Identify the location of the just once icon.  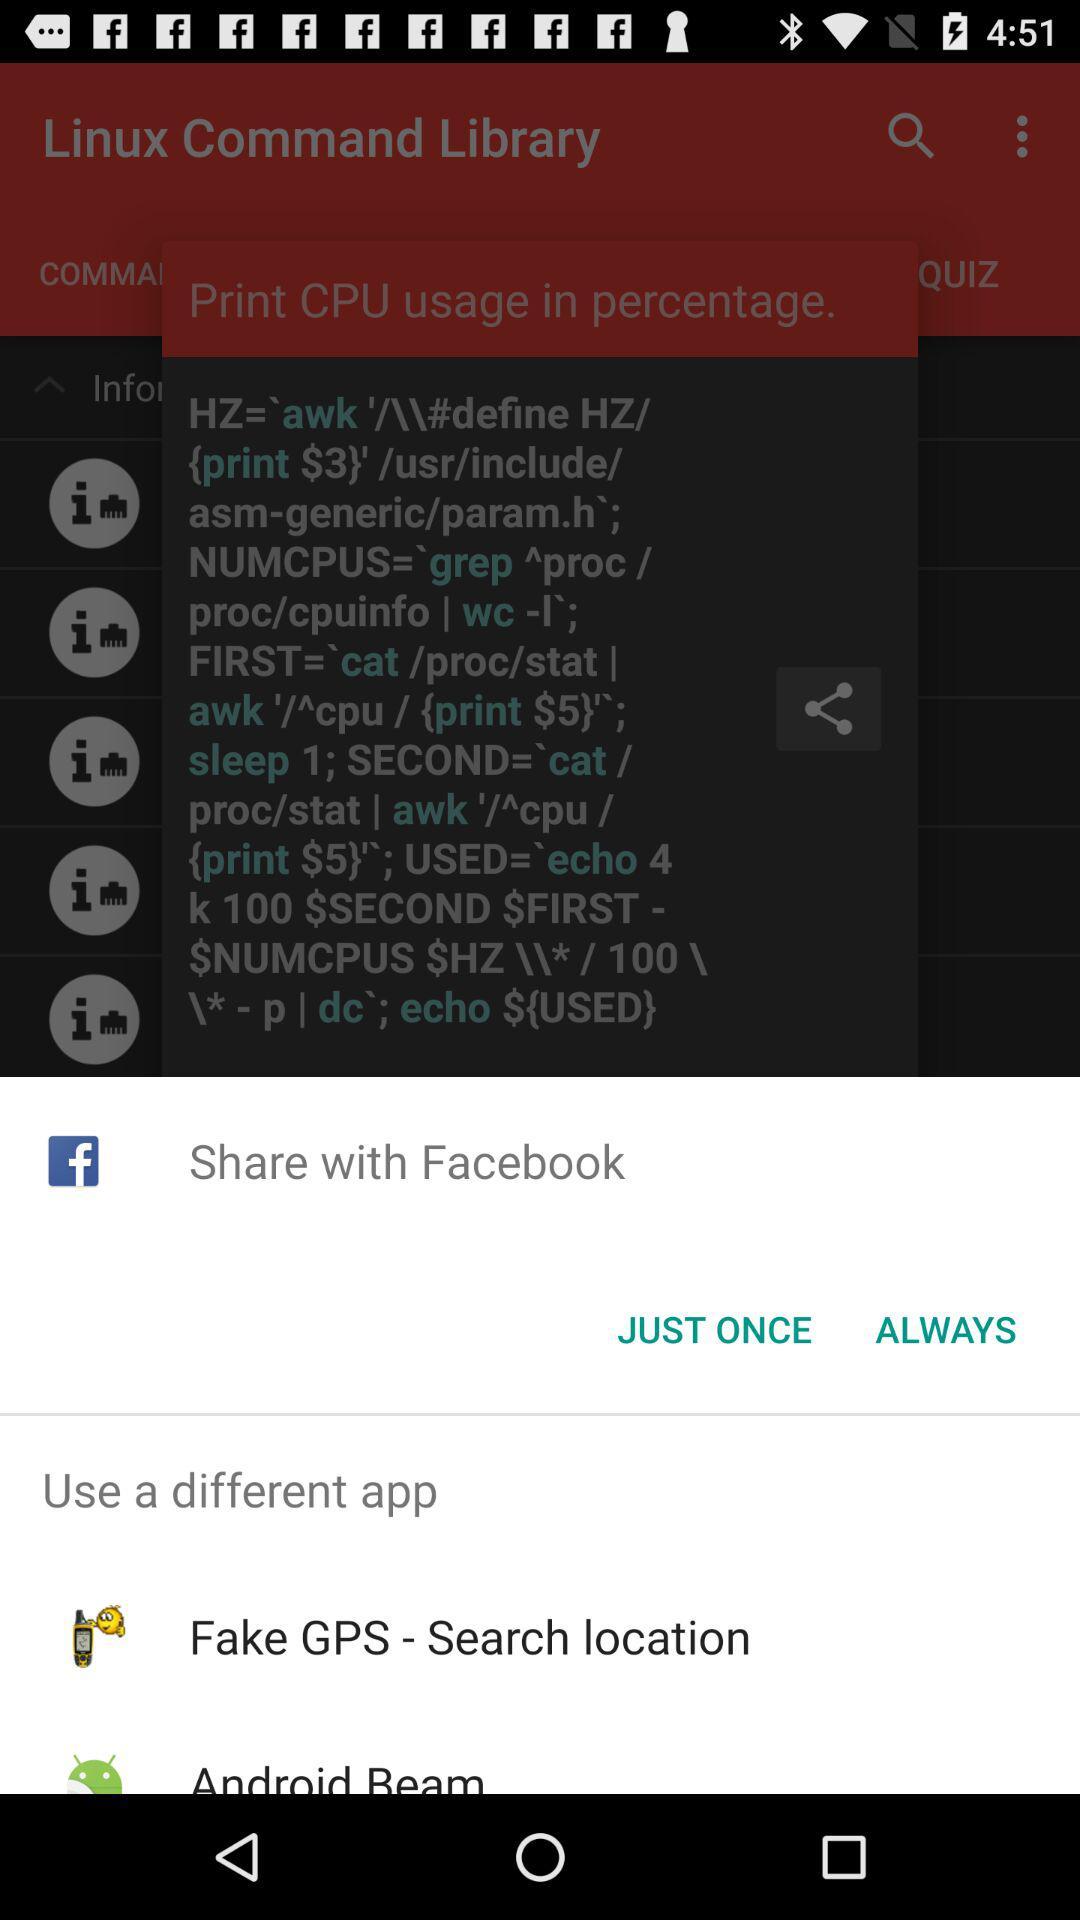
(713, 1329).